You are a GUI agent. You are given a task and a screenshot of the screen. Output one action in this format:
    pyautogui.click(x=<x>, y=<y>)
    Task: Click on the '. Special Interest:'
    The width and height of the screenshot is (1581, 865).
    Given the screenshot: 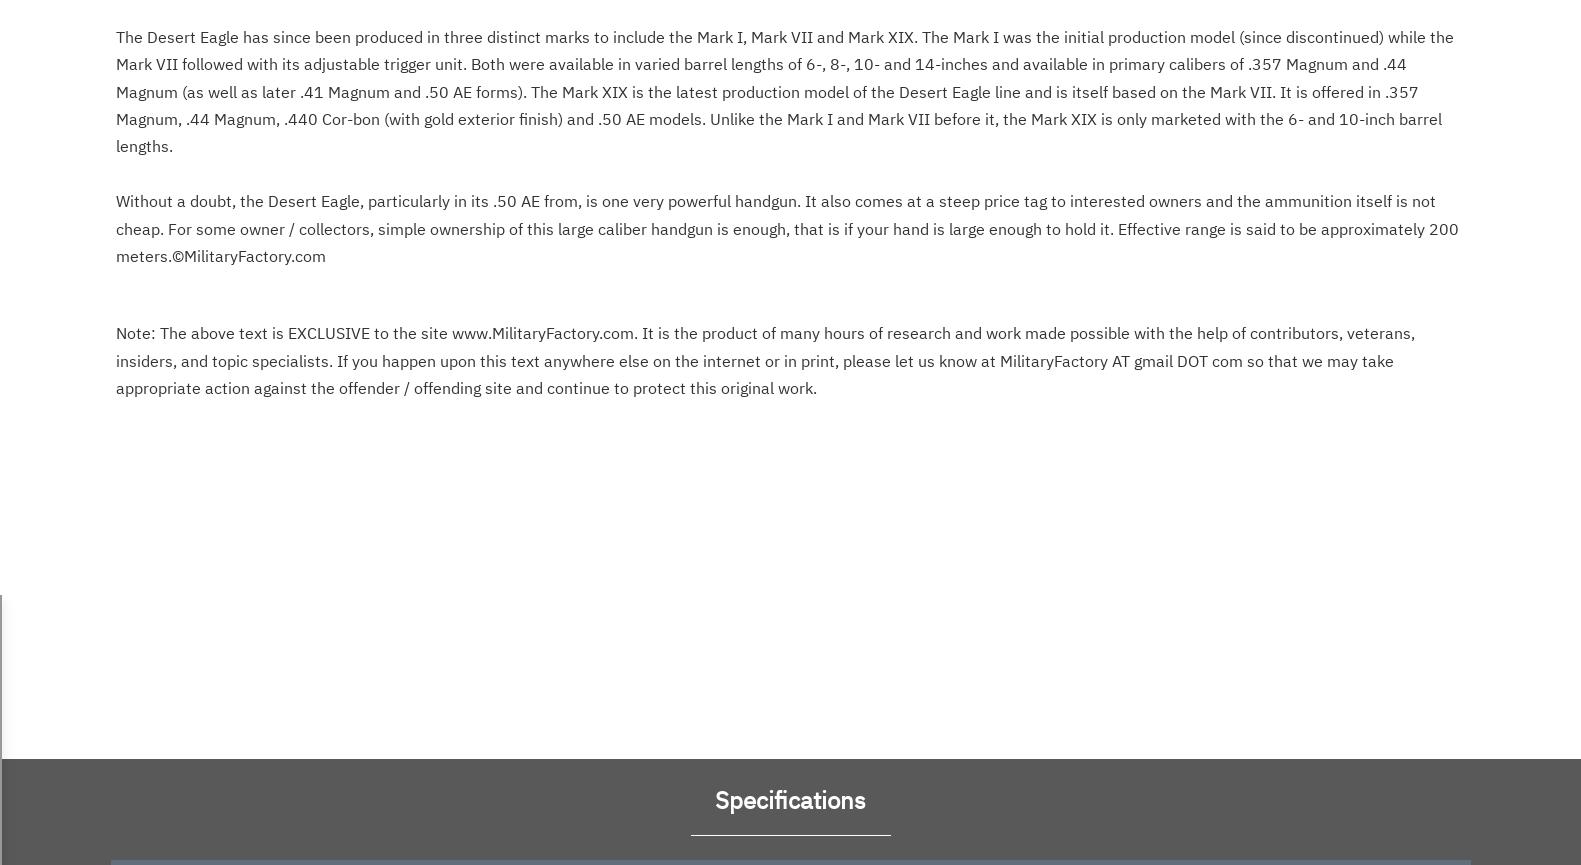 What is the action you would take?
    pyautogui.click(x=924, y=180)
    